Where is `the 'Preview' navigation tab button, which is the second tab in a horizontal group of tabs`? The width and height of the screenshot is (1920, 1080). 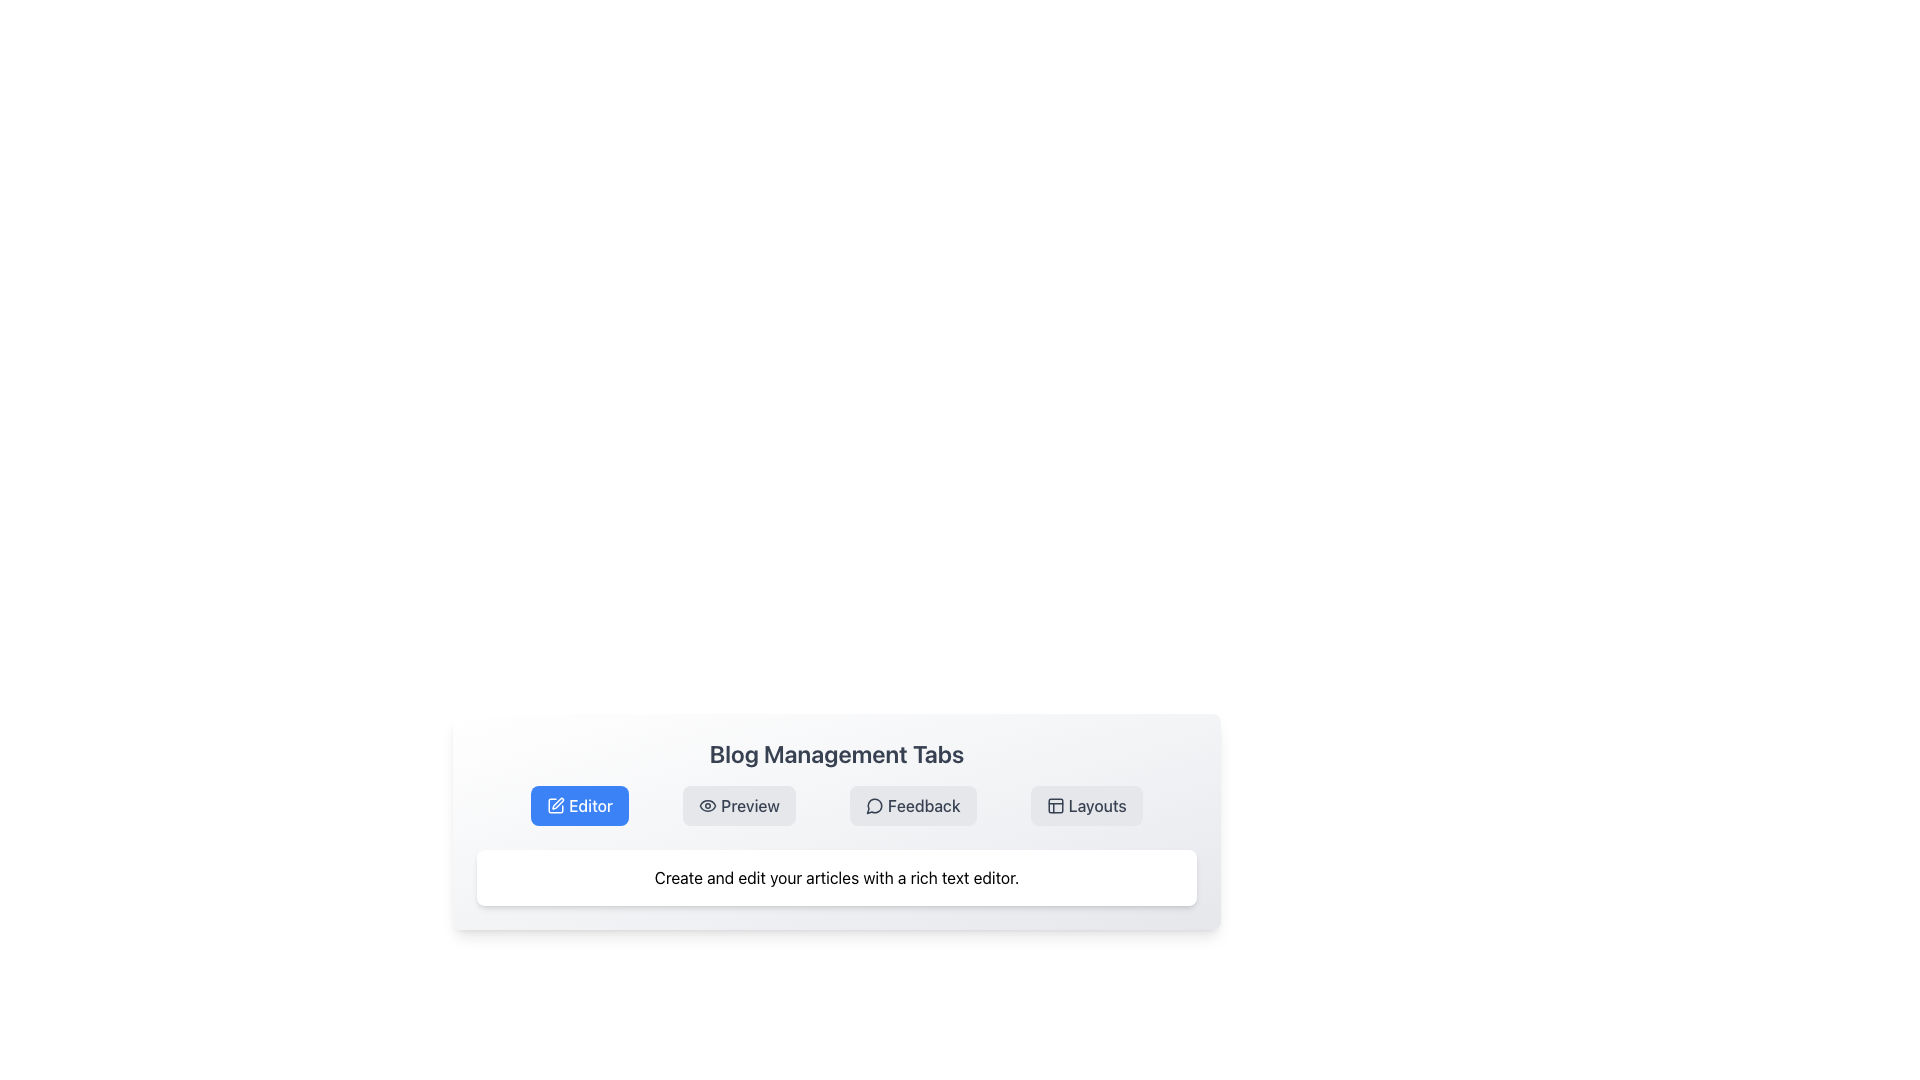
the 'Preview' navigation tab button, which is the second tab in a horizontal group of tabs is located at coordinates (738, 805).